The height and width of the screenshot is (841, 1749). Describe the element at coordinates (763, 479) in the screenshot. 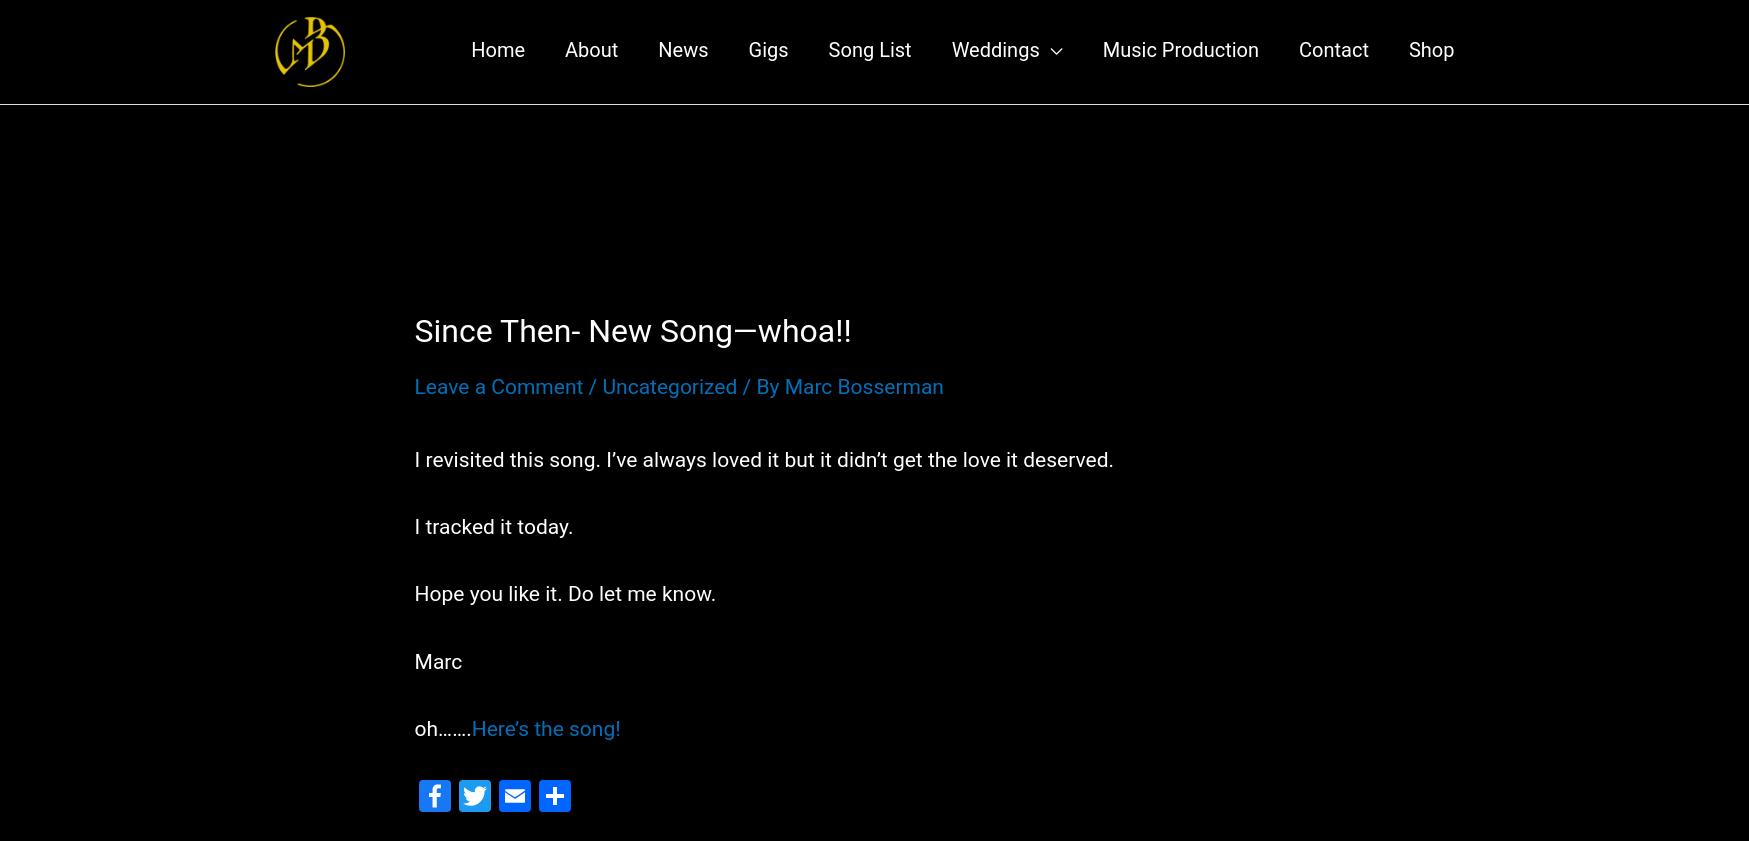

I see `'I revisited this song. I’ve always loved it but it didn’t get the love it deserved.'` at that location.